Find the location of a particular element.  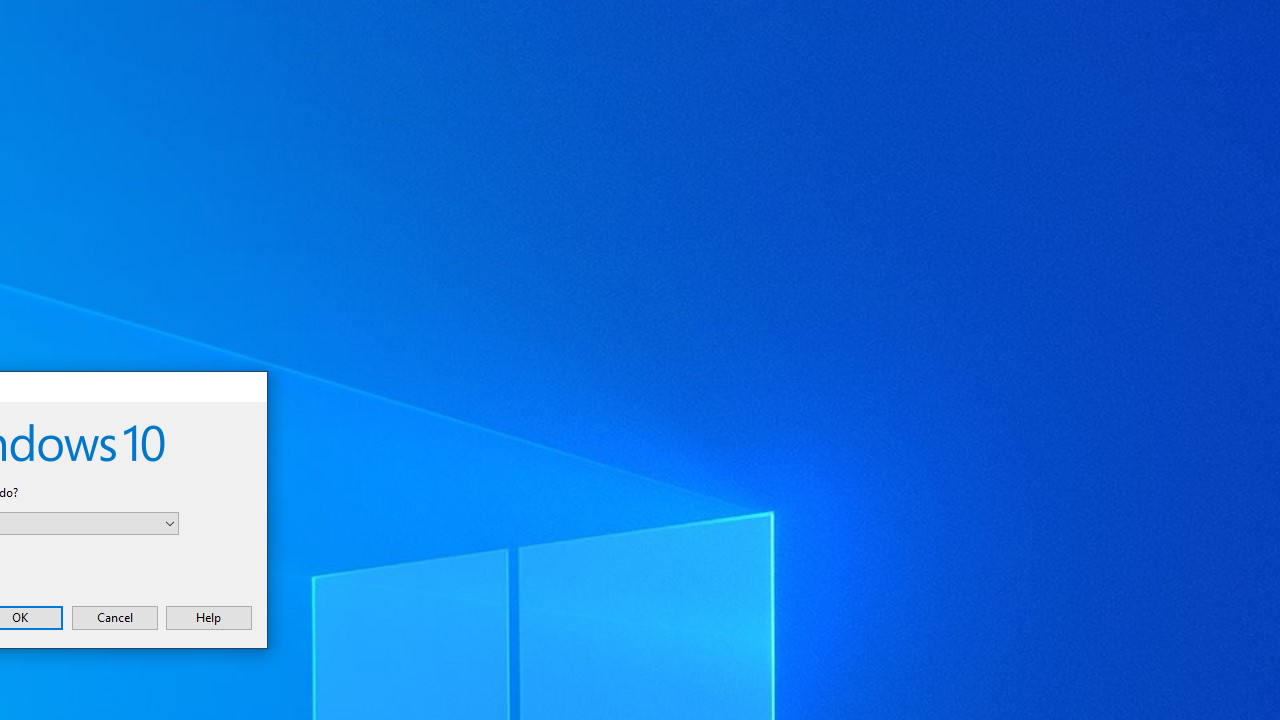

'Open' is located at coordinates (170, 522).